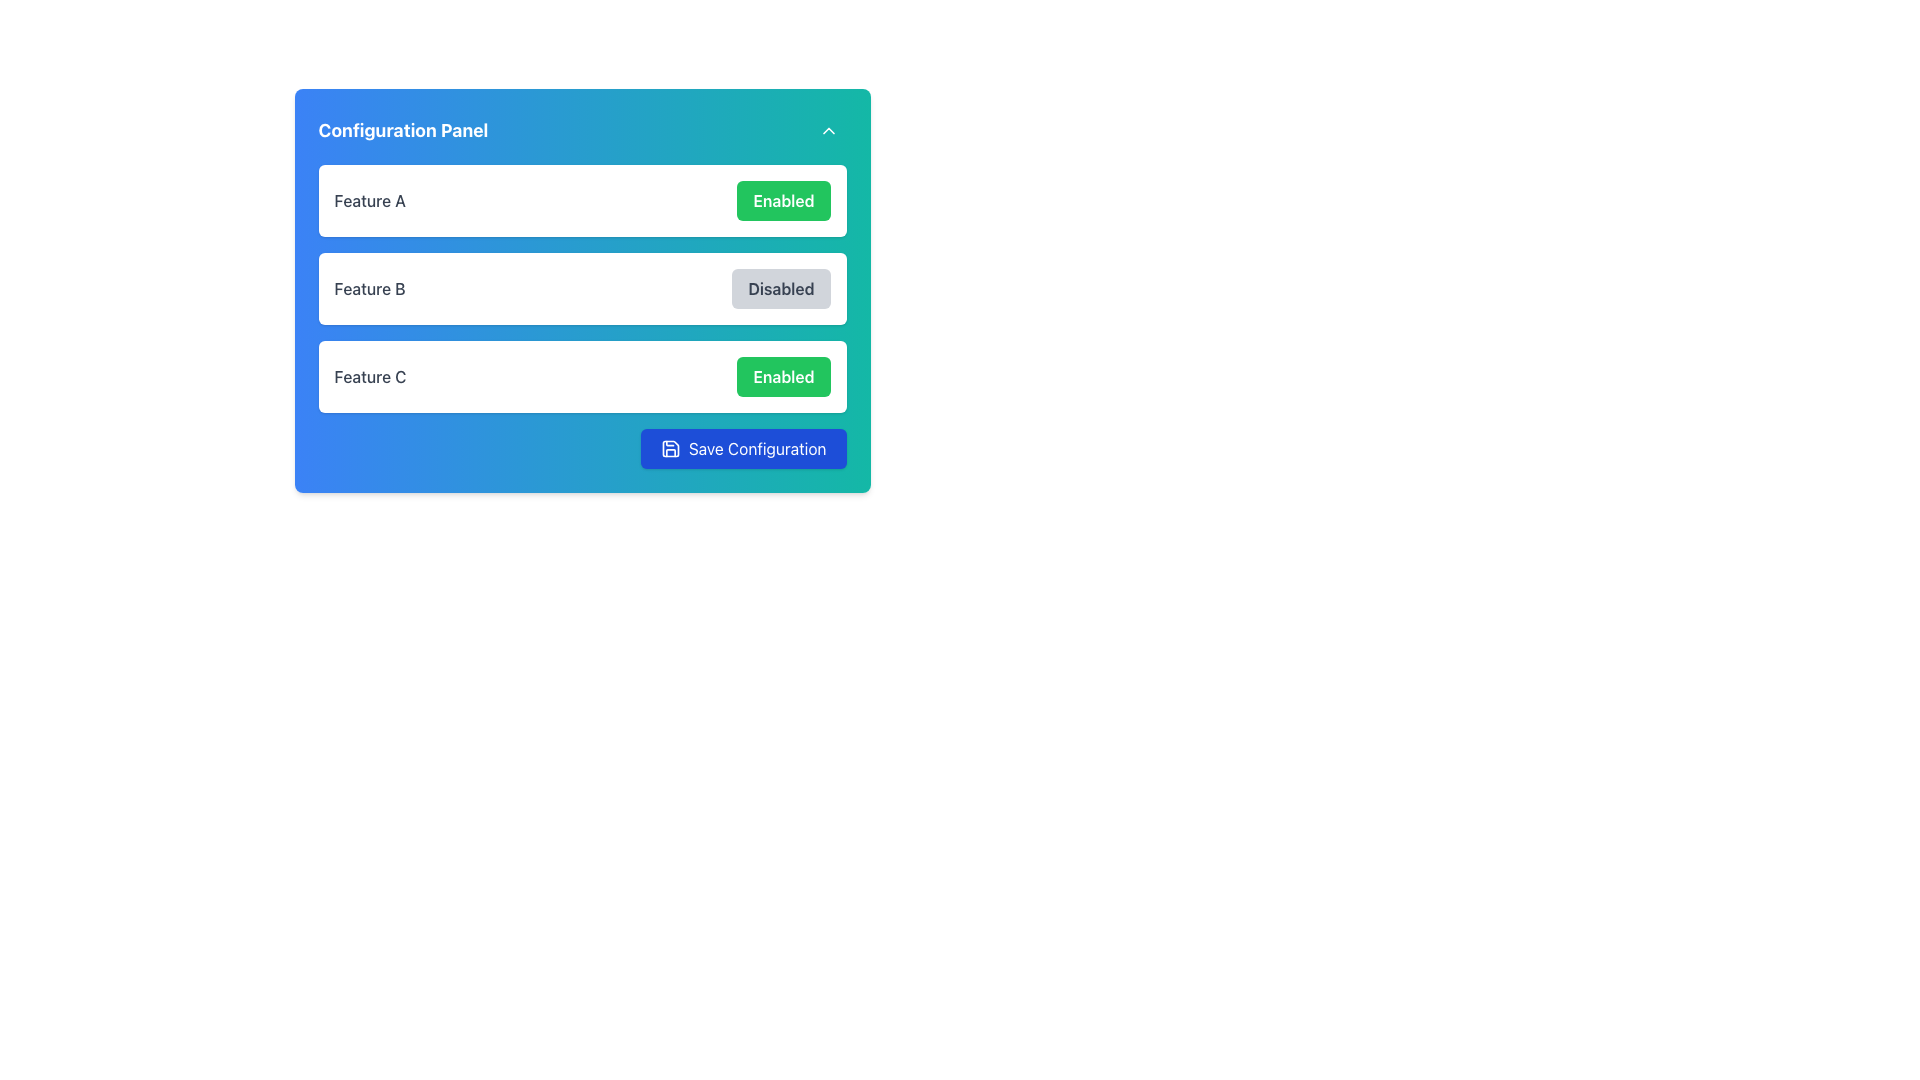 Image resolution: width=1920 pixels, height=1080 pixels. Describe the element at coordinates (370, 377) in the screenshot. I see `the left-aligned text label in the configuration panel, which is the identifier for the third feature row, located next to the green 'Enabled' button` at that location.